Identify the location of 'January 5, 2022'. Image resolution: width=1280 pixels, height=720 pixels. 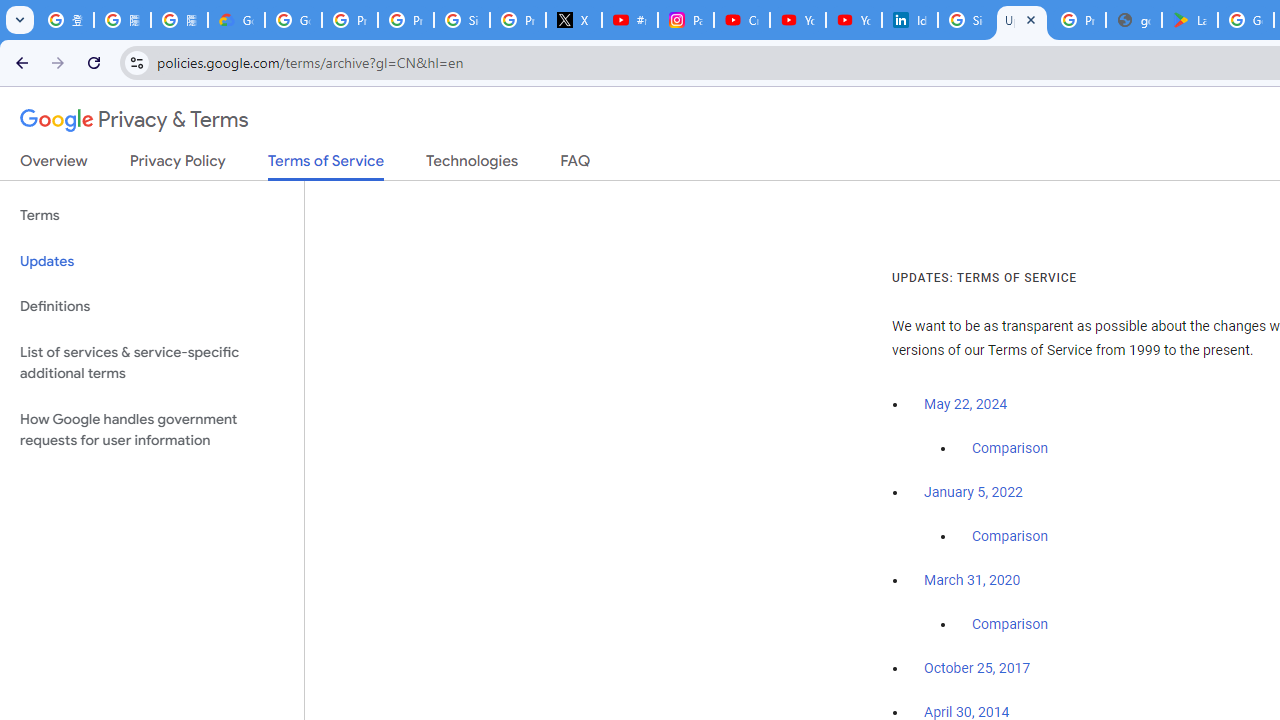
(973, 492).